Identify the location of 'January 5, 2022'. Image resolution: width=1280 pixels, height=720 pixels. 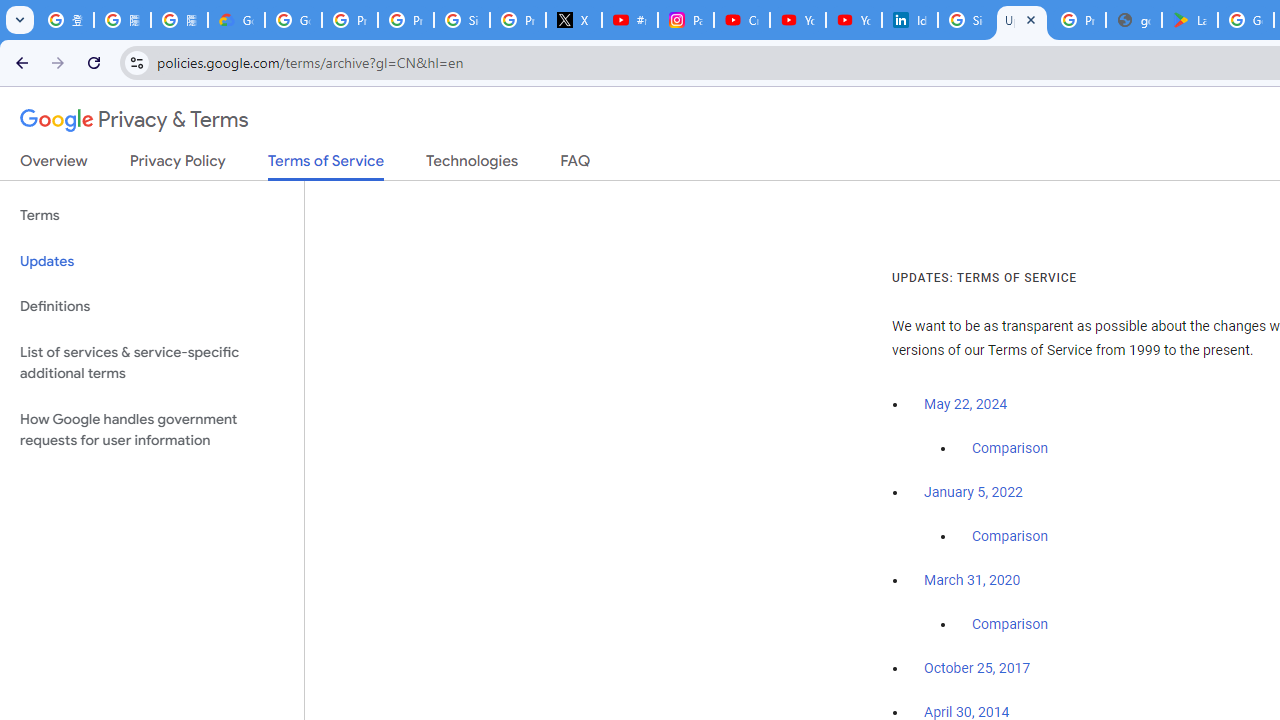
(973, 492).